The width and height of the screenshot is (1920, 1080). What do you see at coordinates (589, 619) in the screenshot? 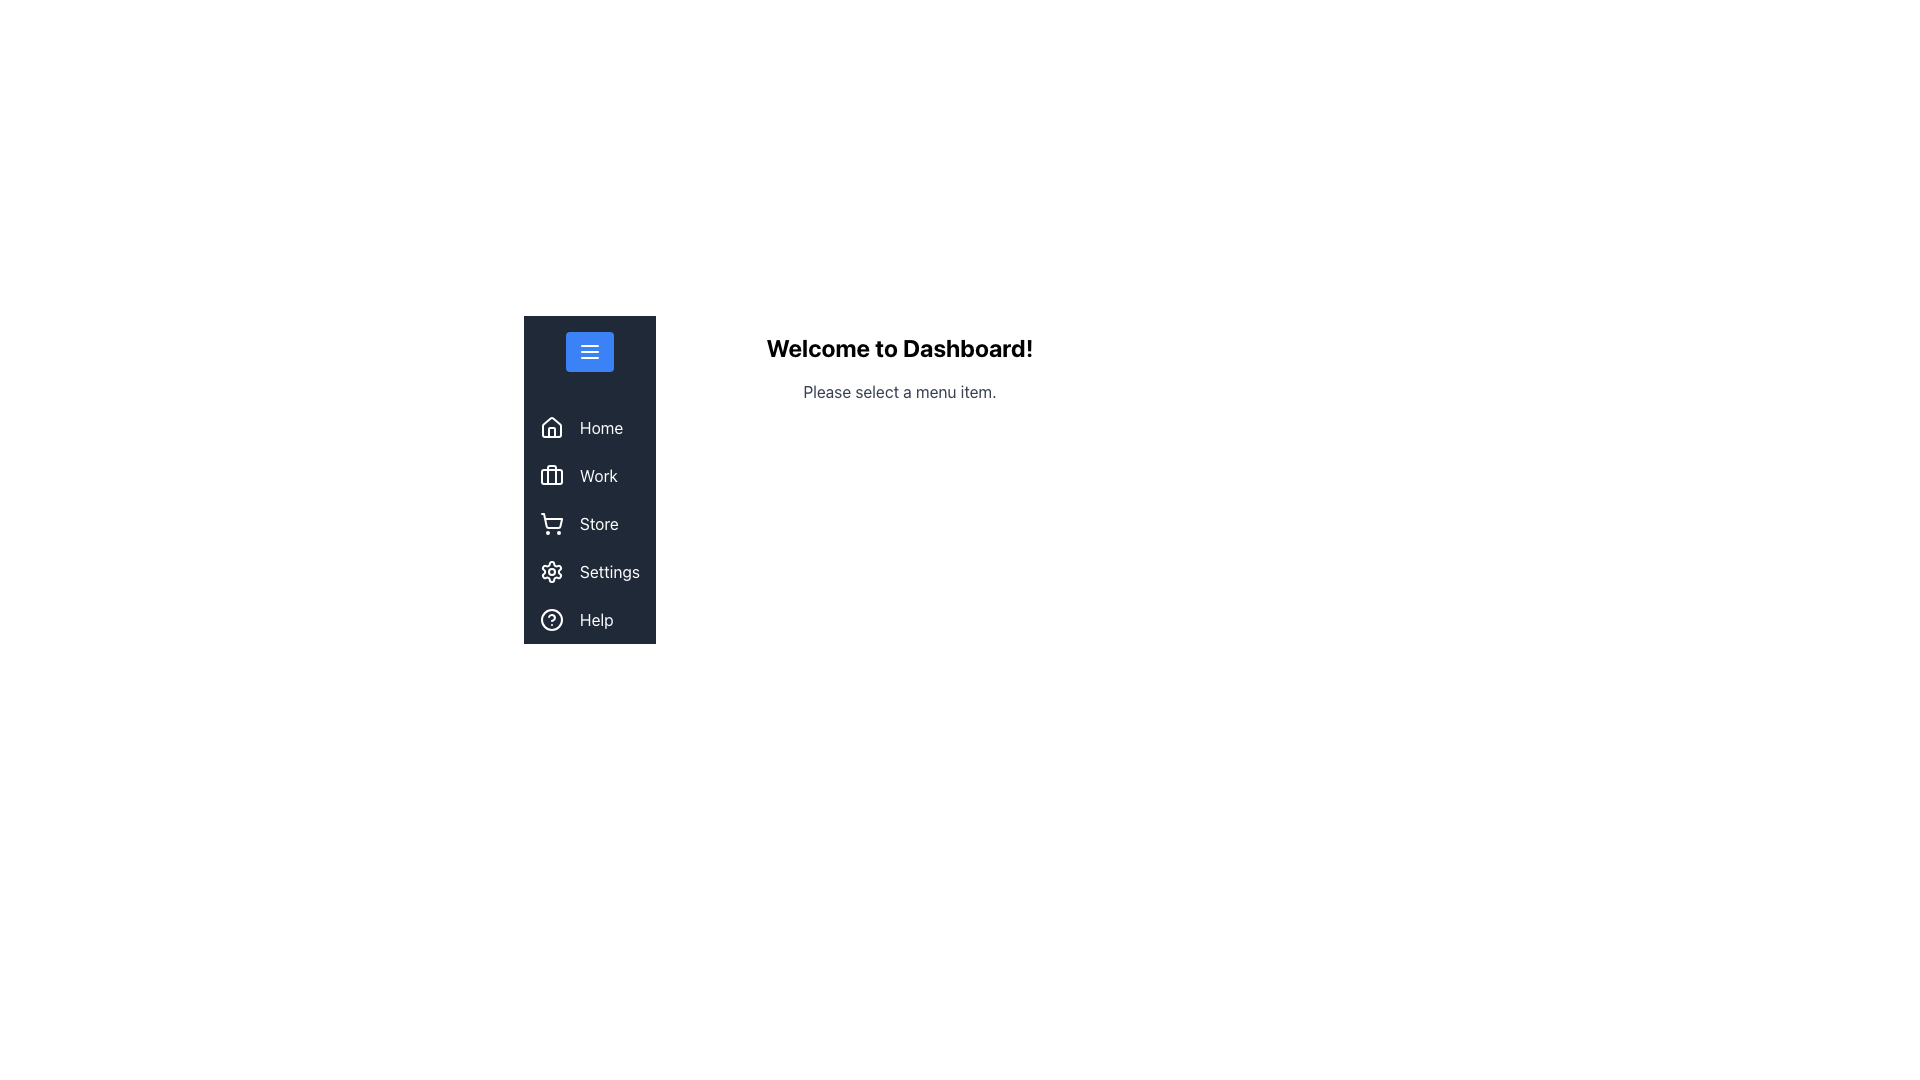
I see `the 'Help' label with the question mark icon` at bounding box center [589, 619].